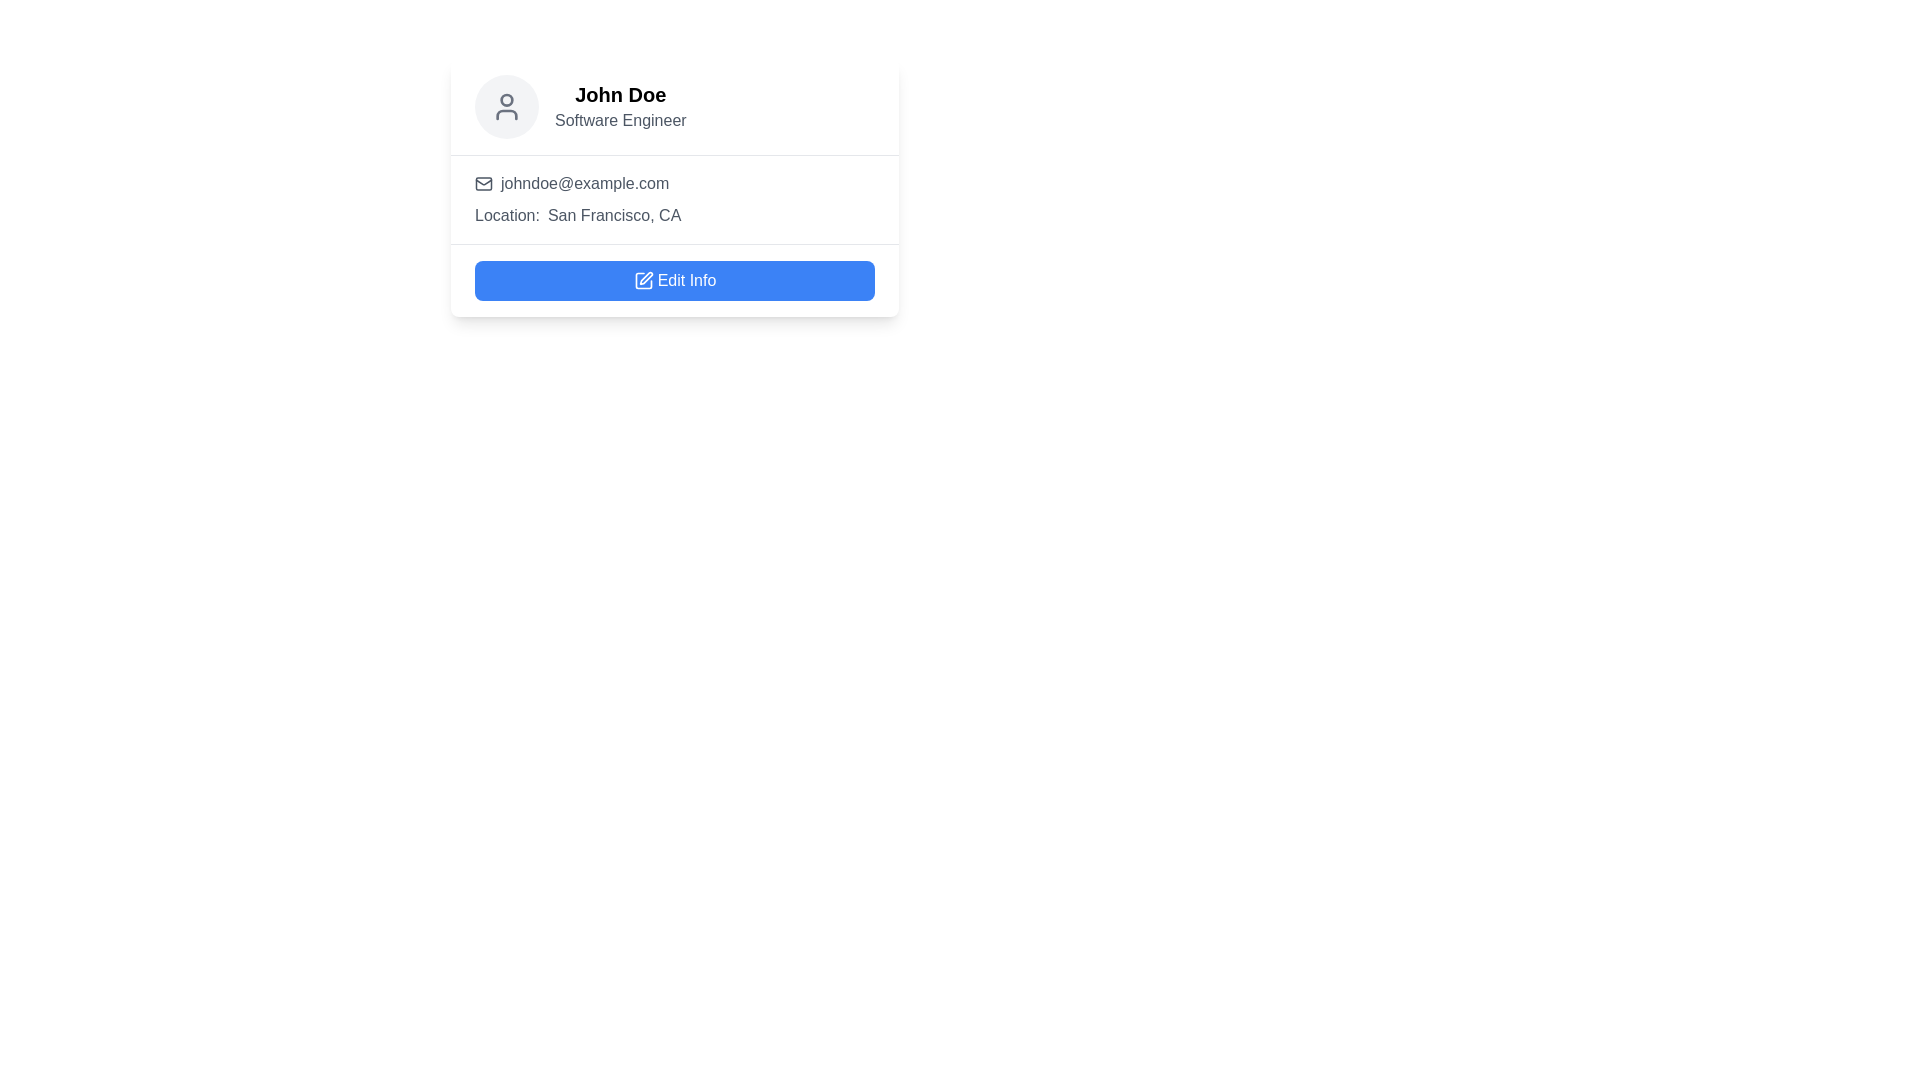  Describe the element at coordinates (675, 281) in the screenshot. I see `the blue button labeled 'Edit Info' with a pen icon to activate accessibility features` at that location.